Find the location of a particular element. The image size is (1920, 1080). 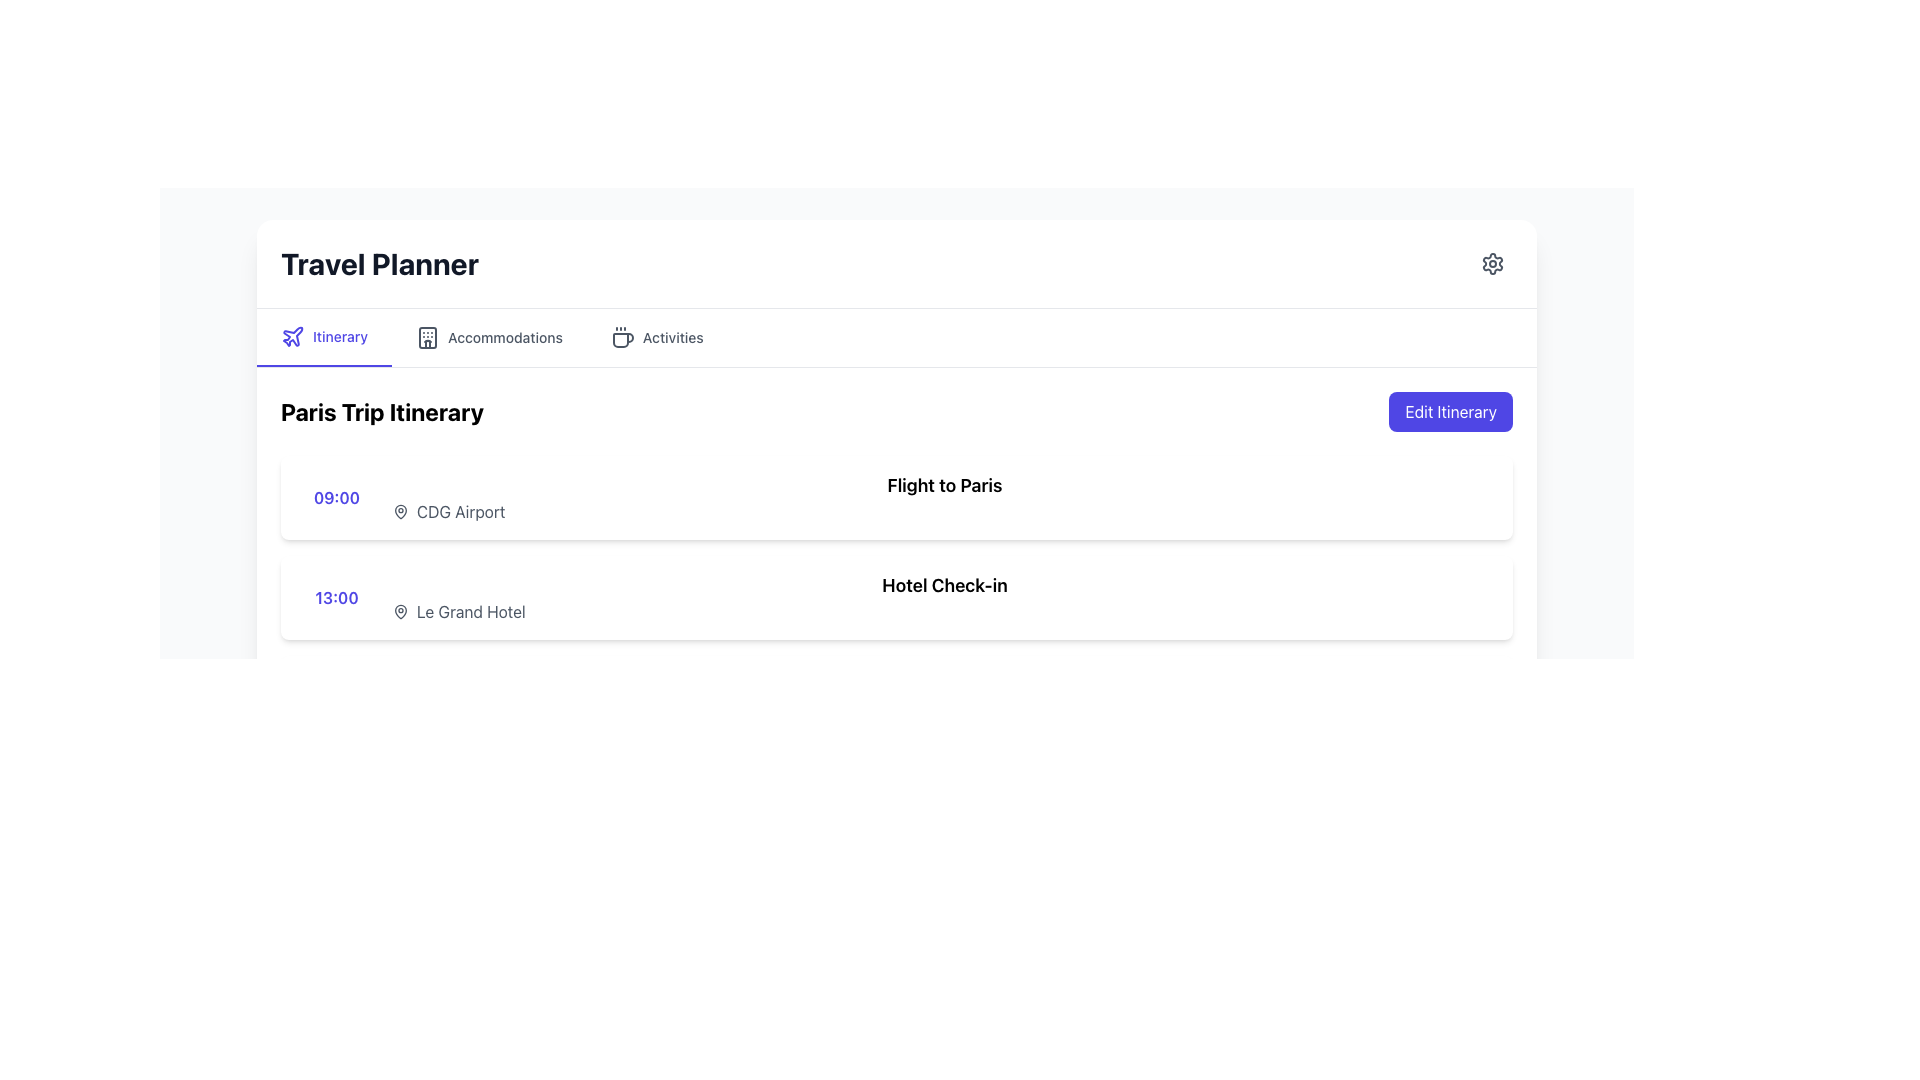

the 'Hotel Check-in' text label styled in bold font, located within a white rectangular background and positioned to the right of the indigo-colored time '13:00', under the 'Paris Trip Itinerary' section is located at coordinates (896, 596).